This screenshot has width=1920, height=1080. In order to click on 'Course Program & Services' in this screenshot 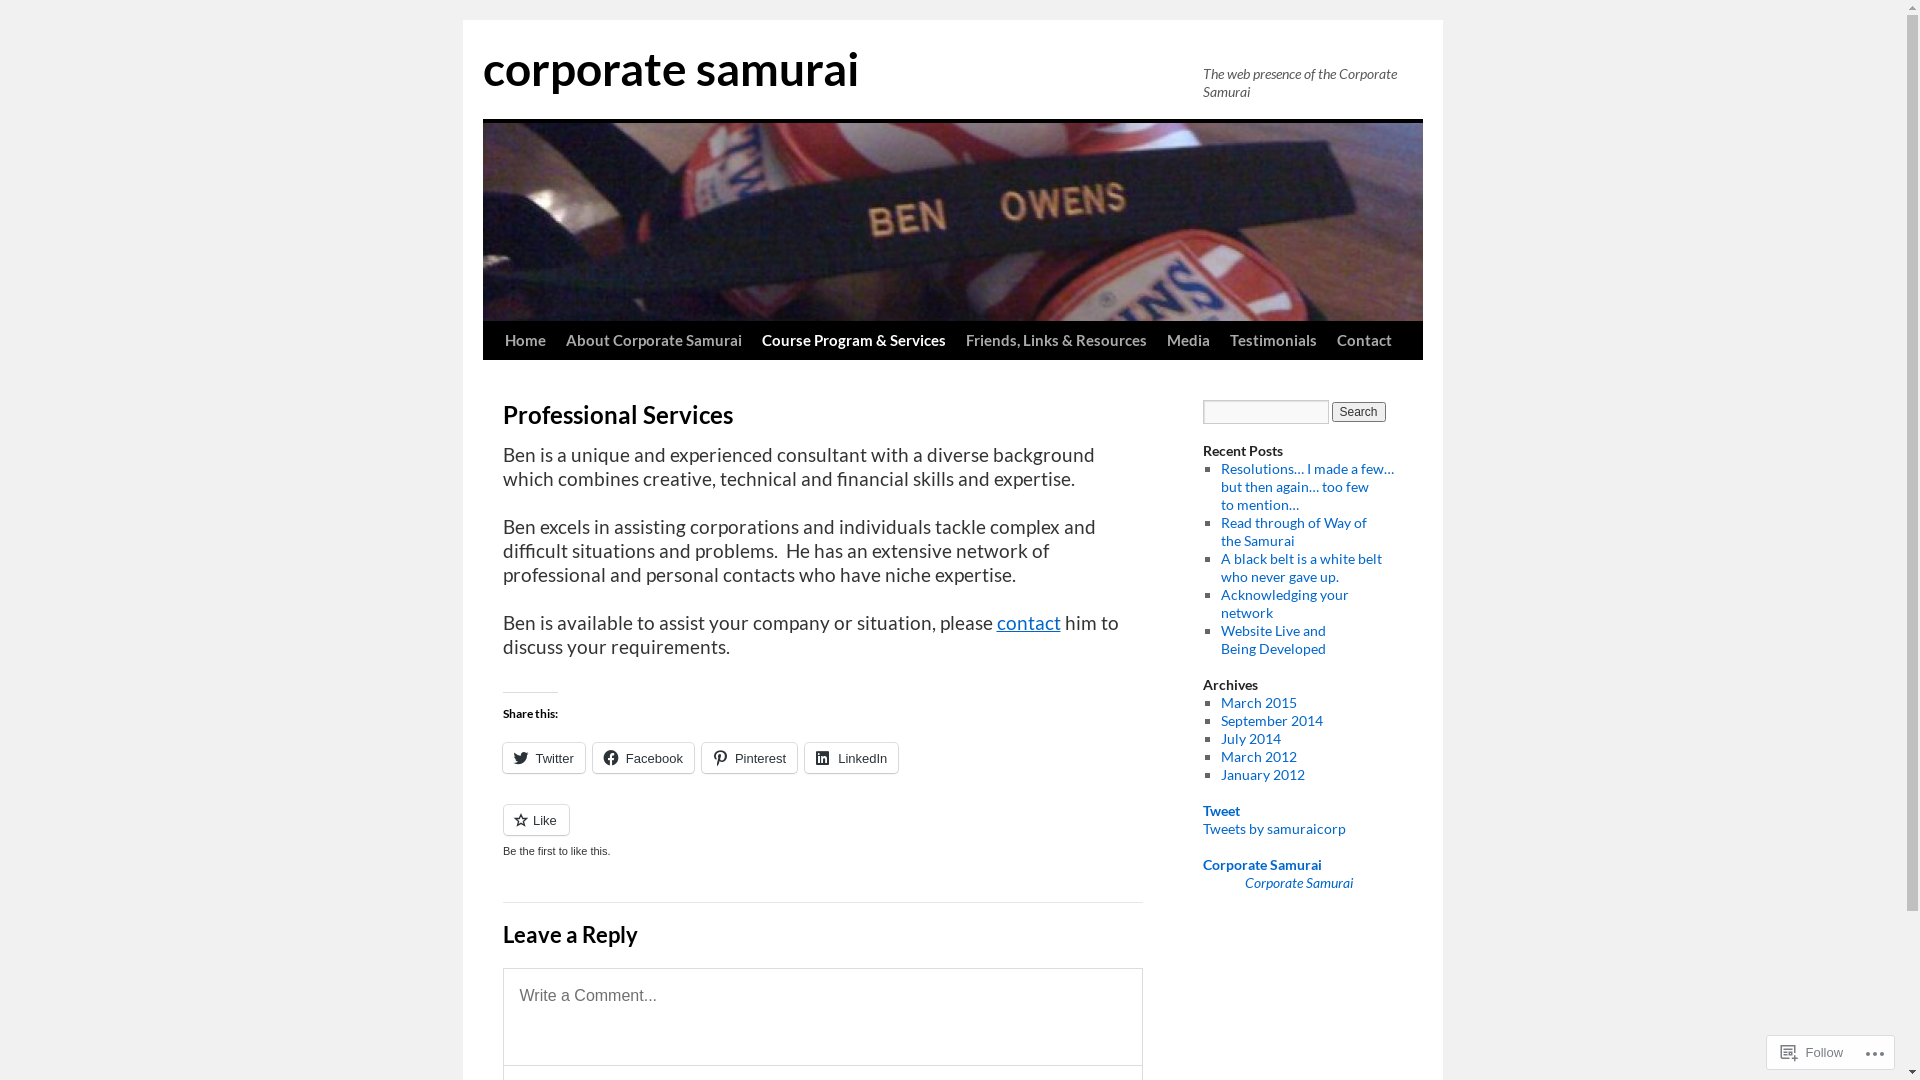, I will do `click(854, 339)`.